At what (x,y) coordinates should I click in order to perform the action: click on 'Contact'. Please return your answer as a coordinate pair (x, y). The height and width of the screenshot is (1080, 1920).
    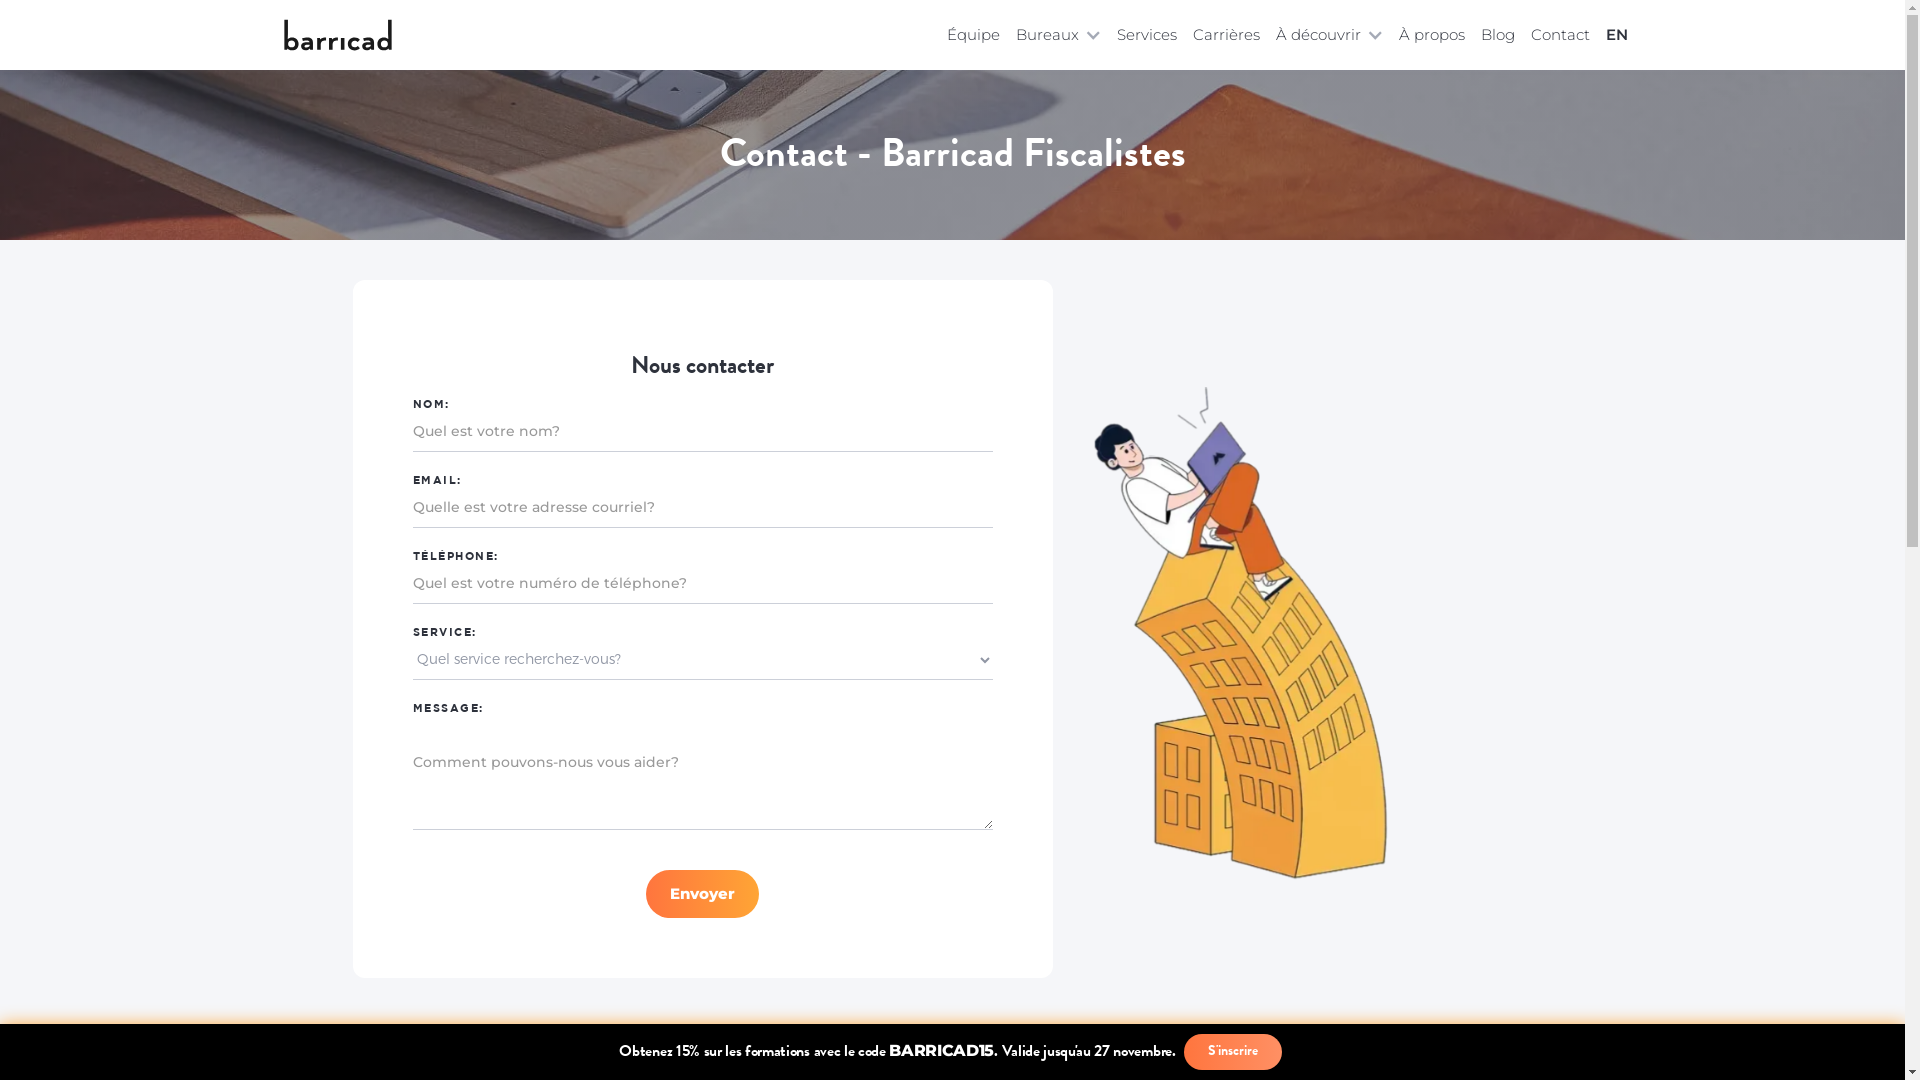
    Looking at the image, I should click on (1558, 34).